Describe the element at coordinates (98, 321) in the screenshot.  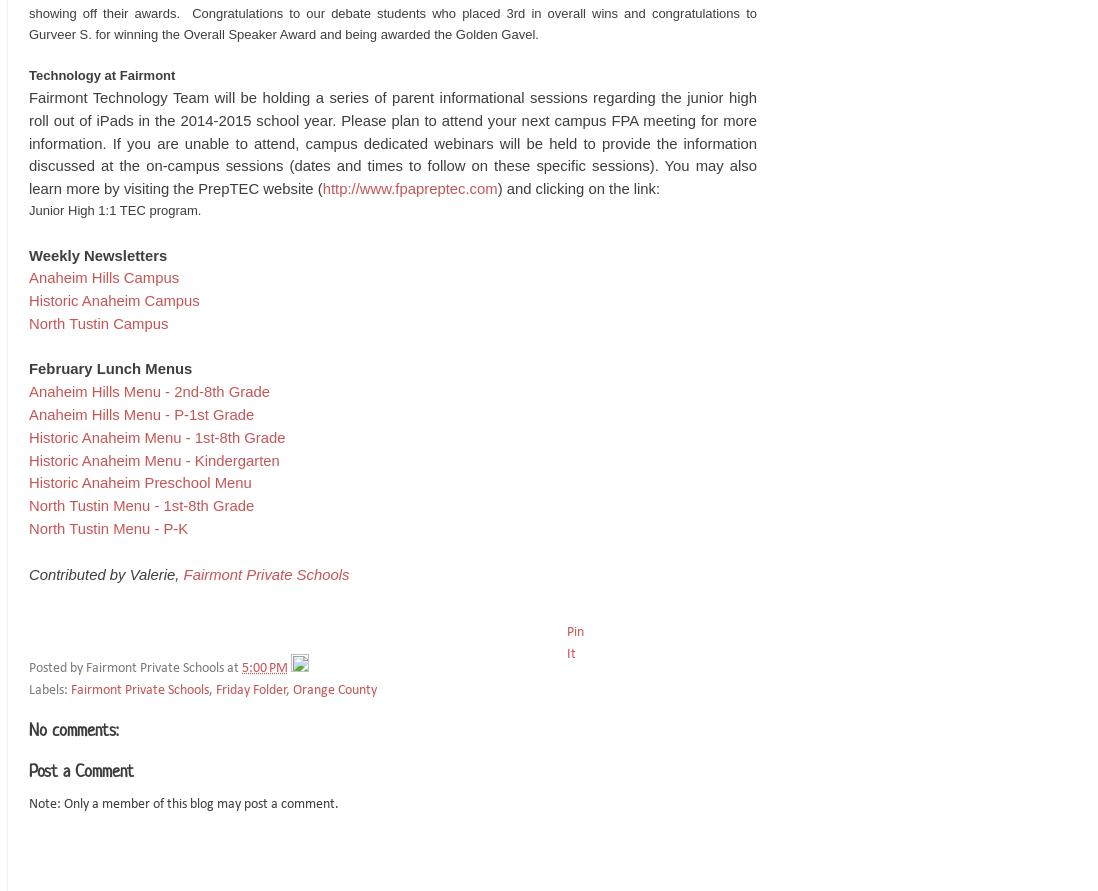
I see `'North Tustin Campus'` at that location.